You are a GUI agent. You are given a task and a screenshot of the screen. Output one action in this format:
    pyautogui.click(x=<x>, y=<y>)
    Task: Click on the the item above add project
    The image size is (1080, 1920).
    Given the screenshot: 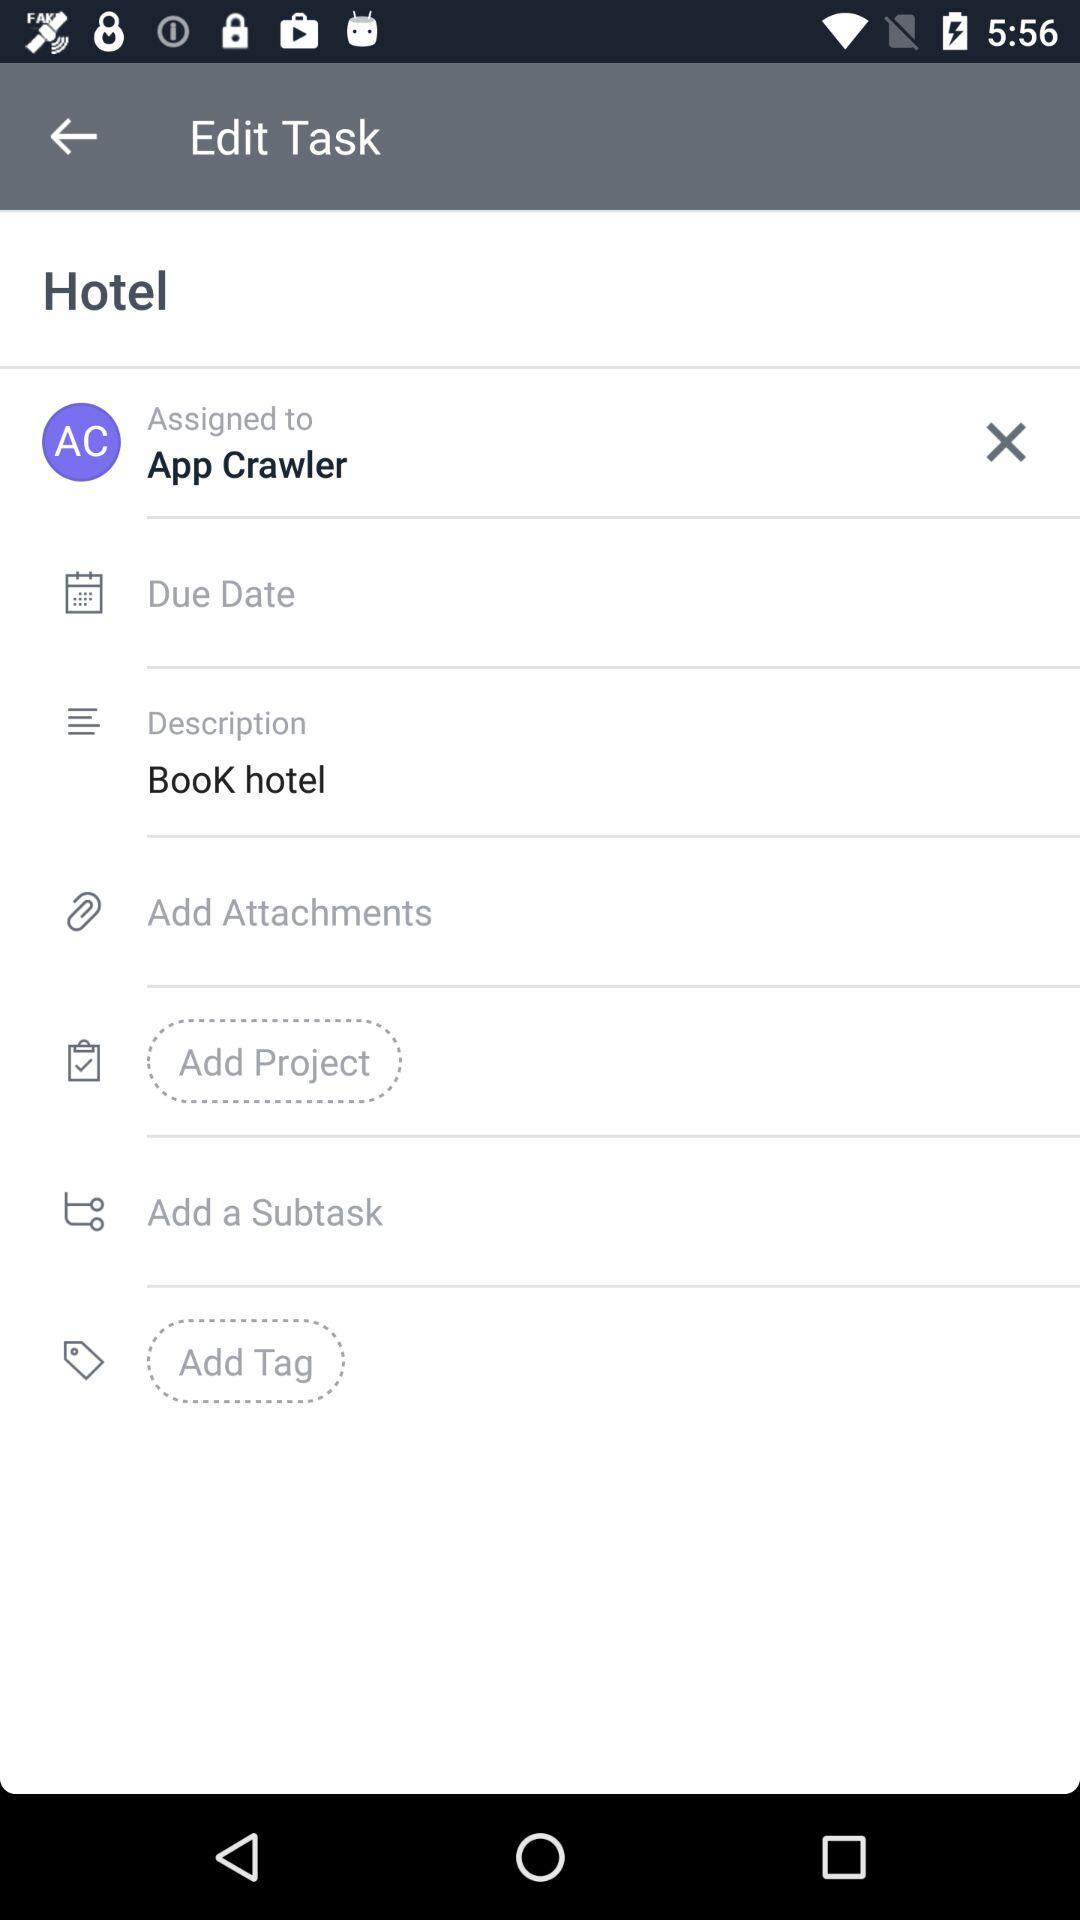 What is the action you would take?
    pyautogui.click(x=612, y=910)
    